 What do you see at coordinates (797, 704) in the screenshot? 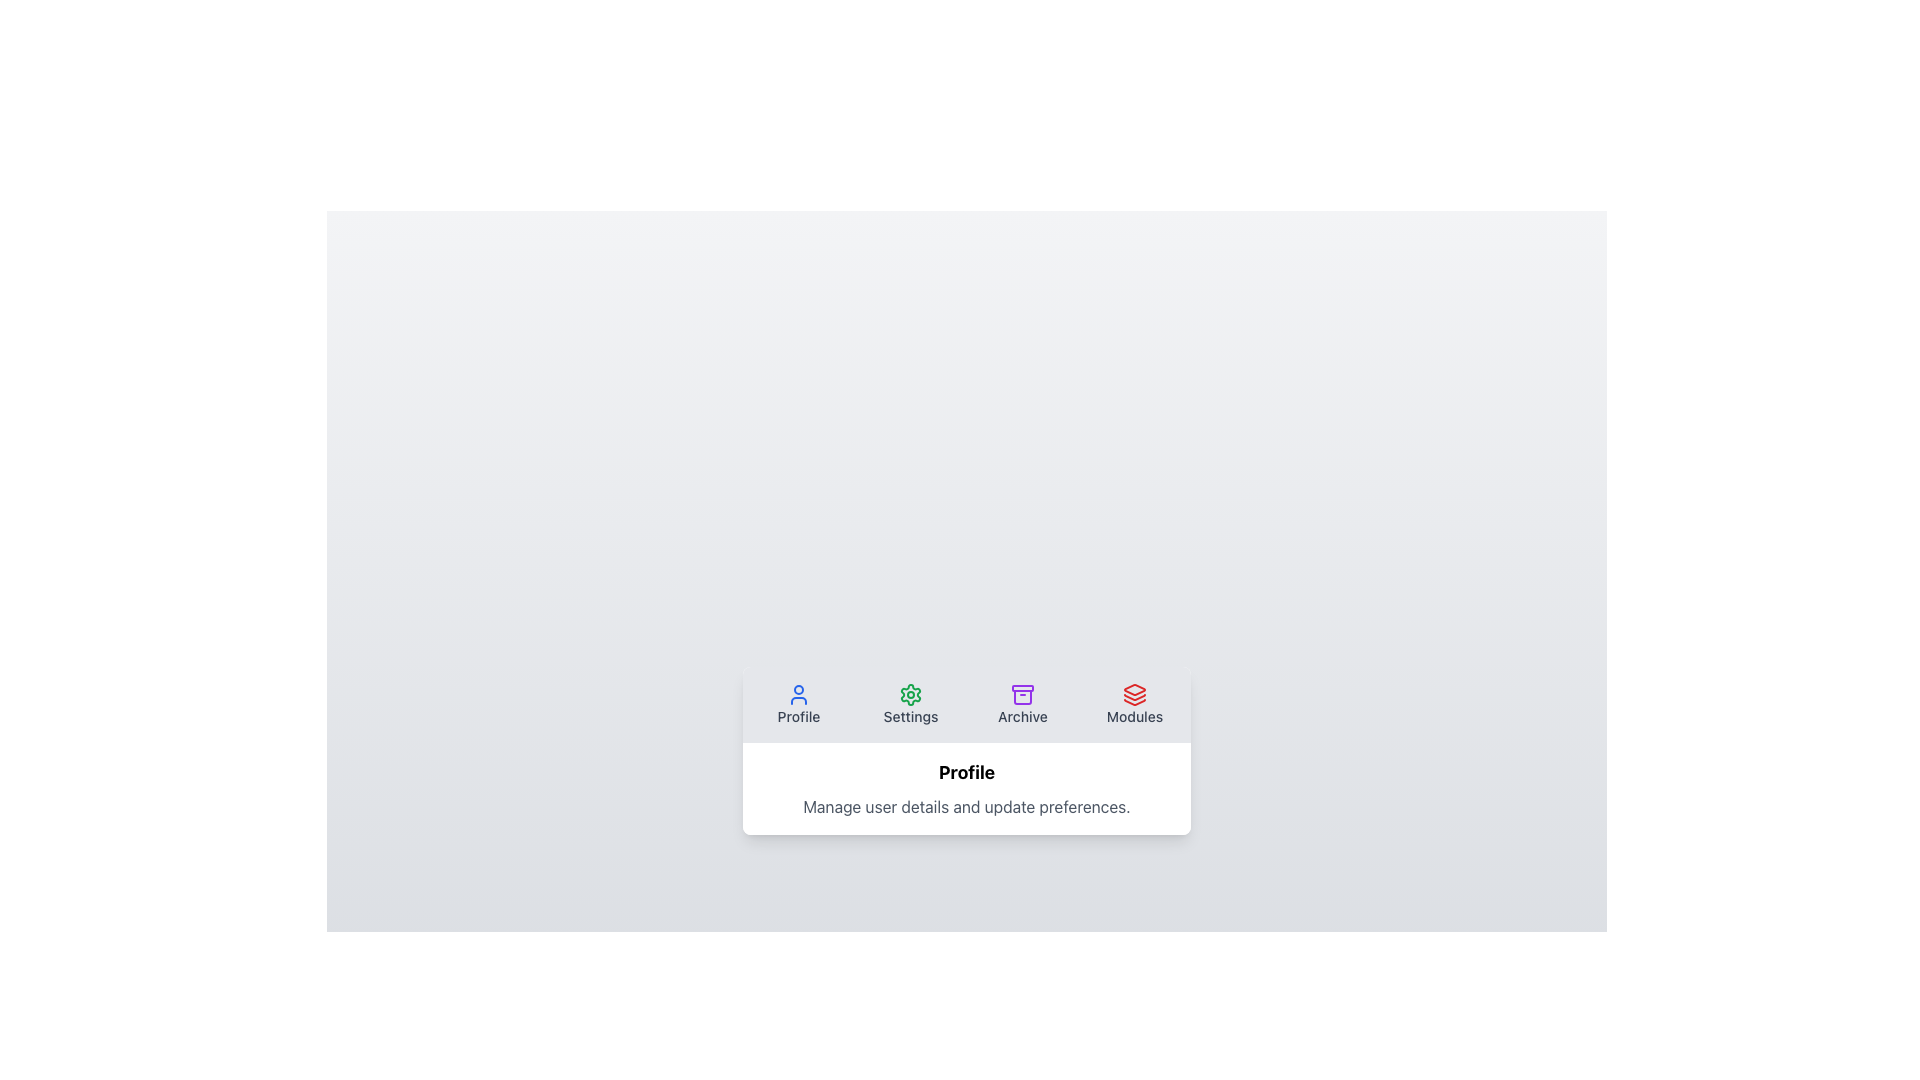
I see `the first menu item with an icon and label` at bounding box center [797, 704].